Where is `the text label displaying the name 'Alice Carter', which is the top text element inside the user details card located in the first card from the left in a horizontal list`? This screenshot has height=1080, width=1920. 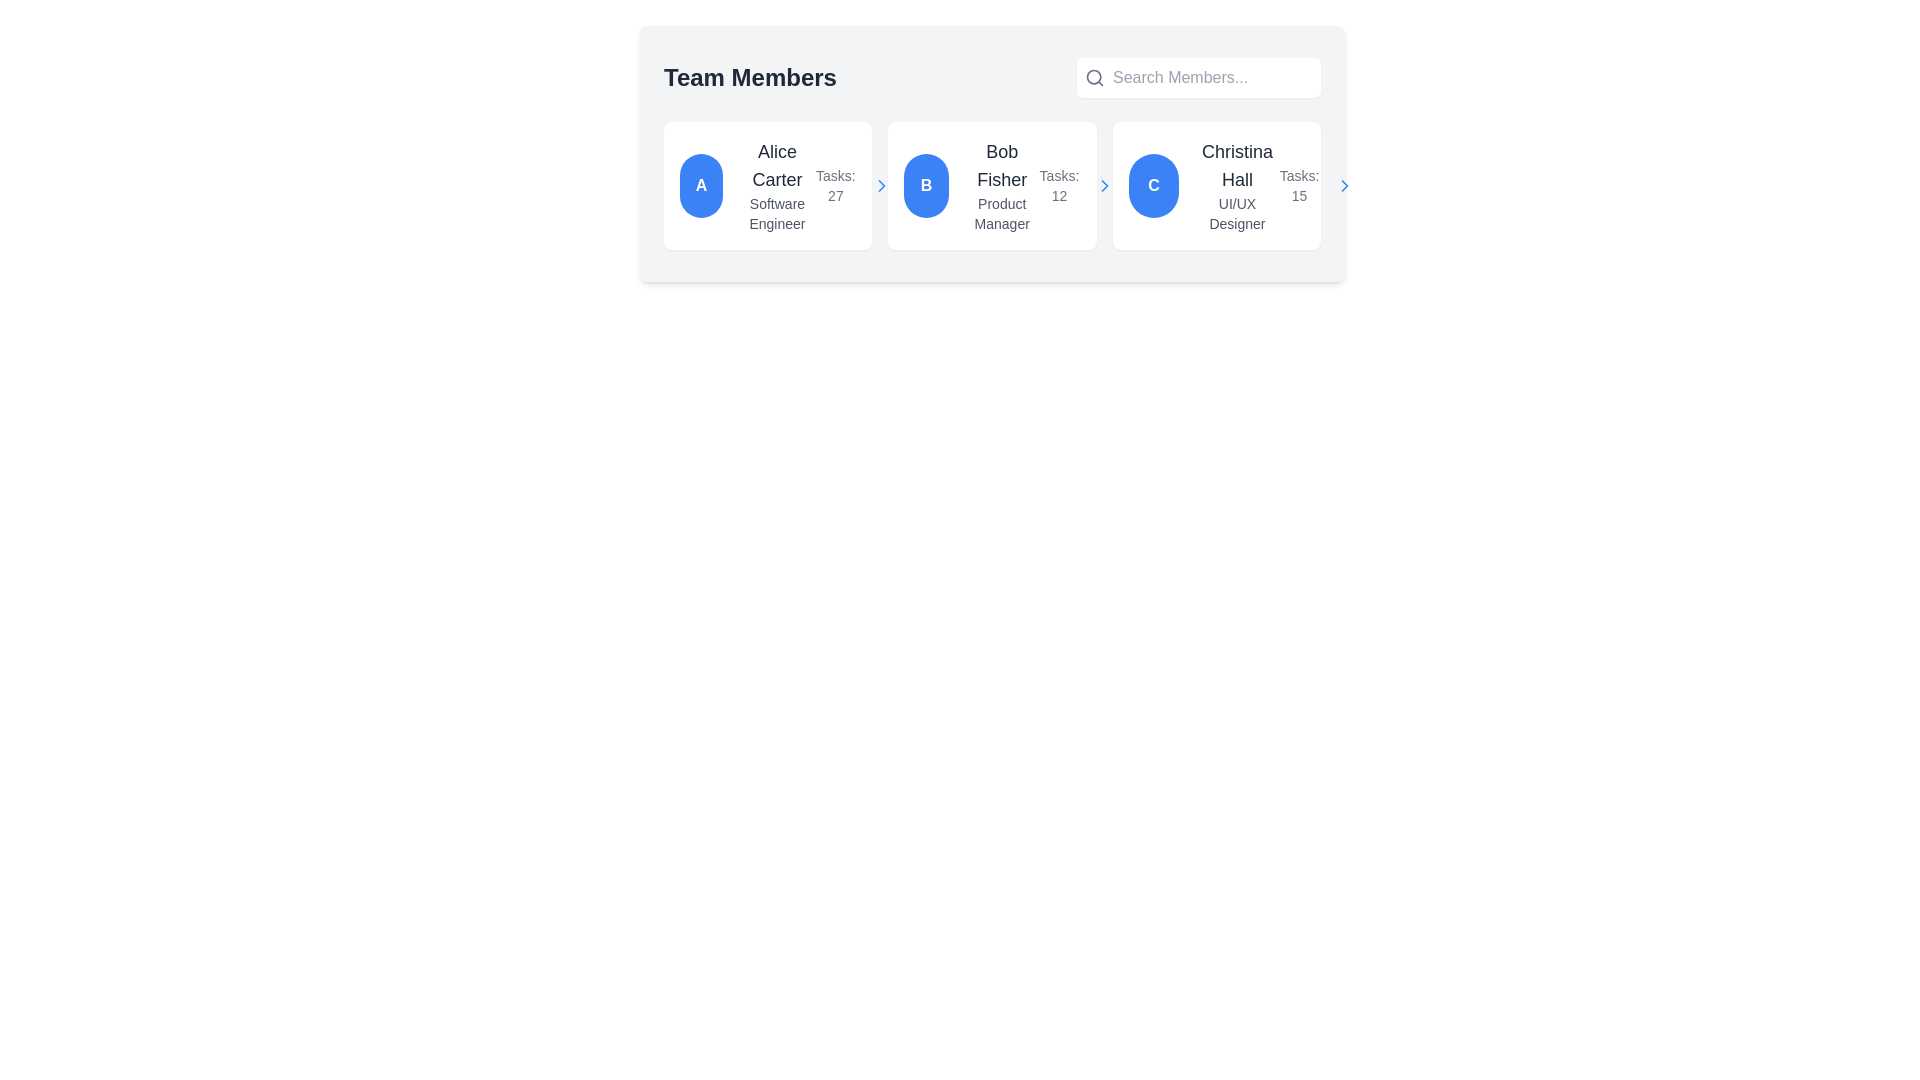
the text label displaying the name 'Alice Carter', which is the top text element inside the user details card located in the first card from the left in a horizontal list is located at coordinates (776, 164).